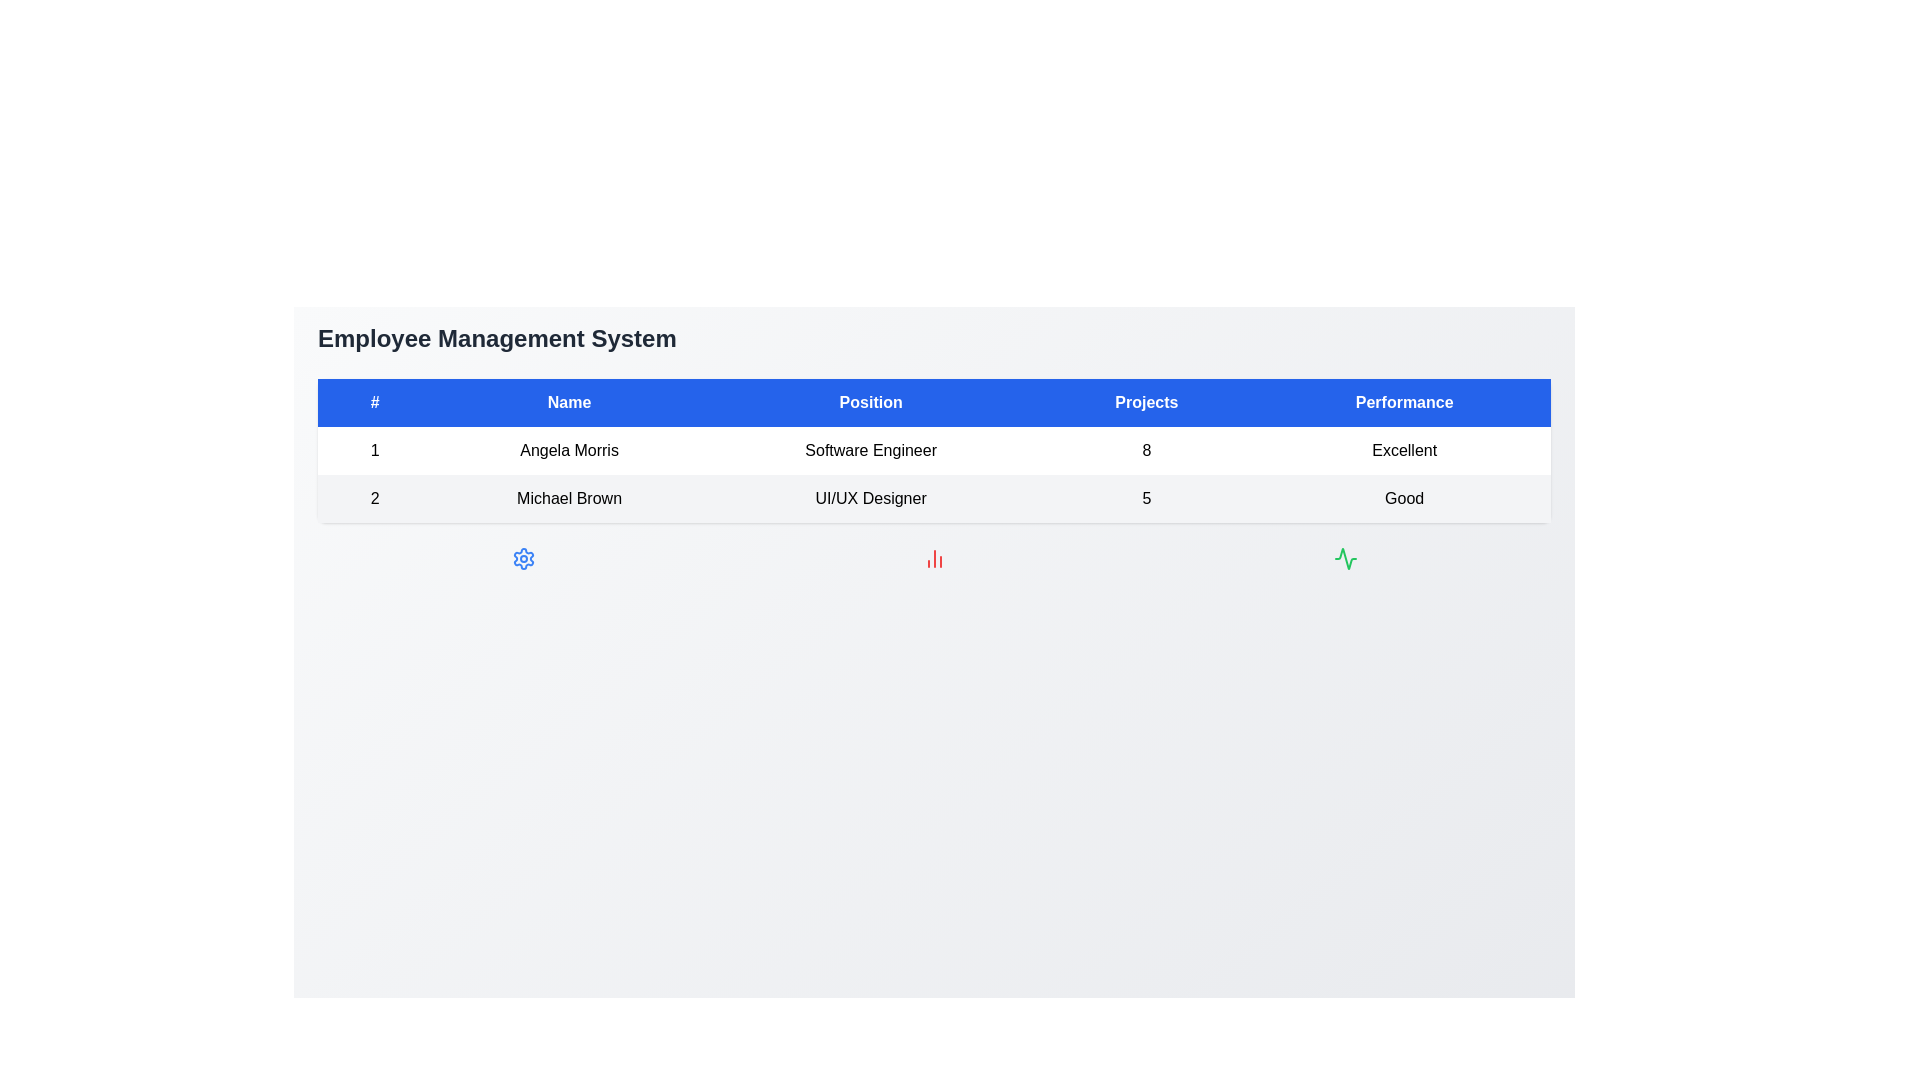 Image resolution: width=1920 pixels, height=1080 pixels. Describe the element at coordinates (1146, 402) in the screenshot. I see `the 'Projects' header label in the table` at that location.